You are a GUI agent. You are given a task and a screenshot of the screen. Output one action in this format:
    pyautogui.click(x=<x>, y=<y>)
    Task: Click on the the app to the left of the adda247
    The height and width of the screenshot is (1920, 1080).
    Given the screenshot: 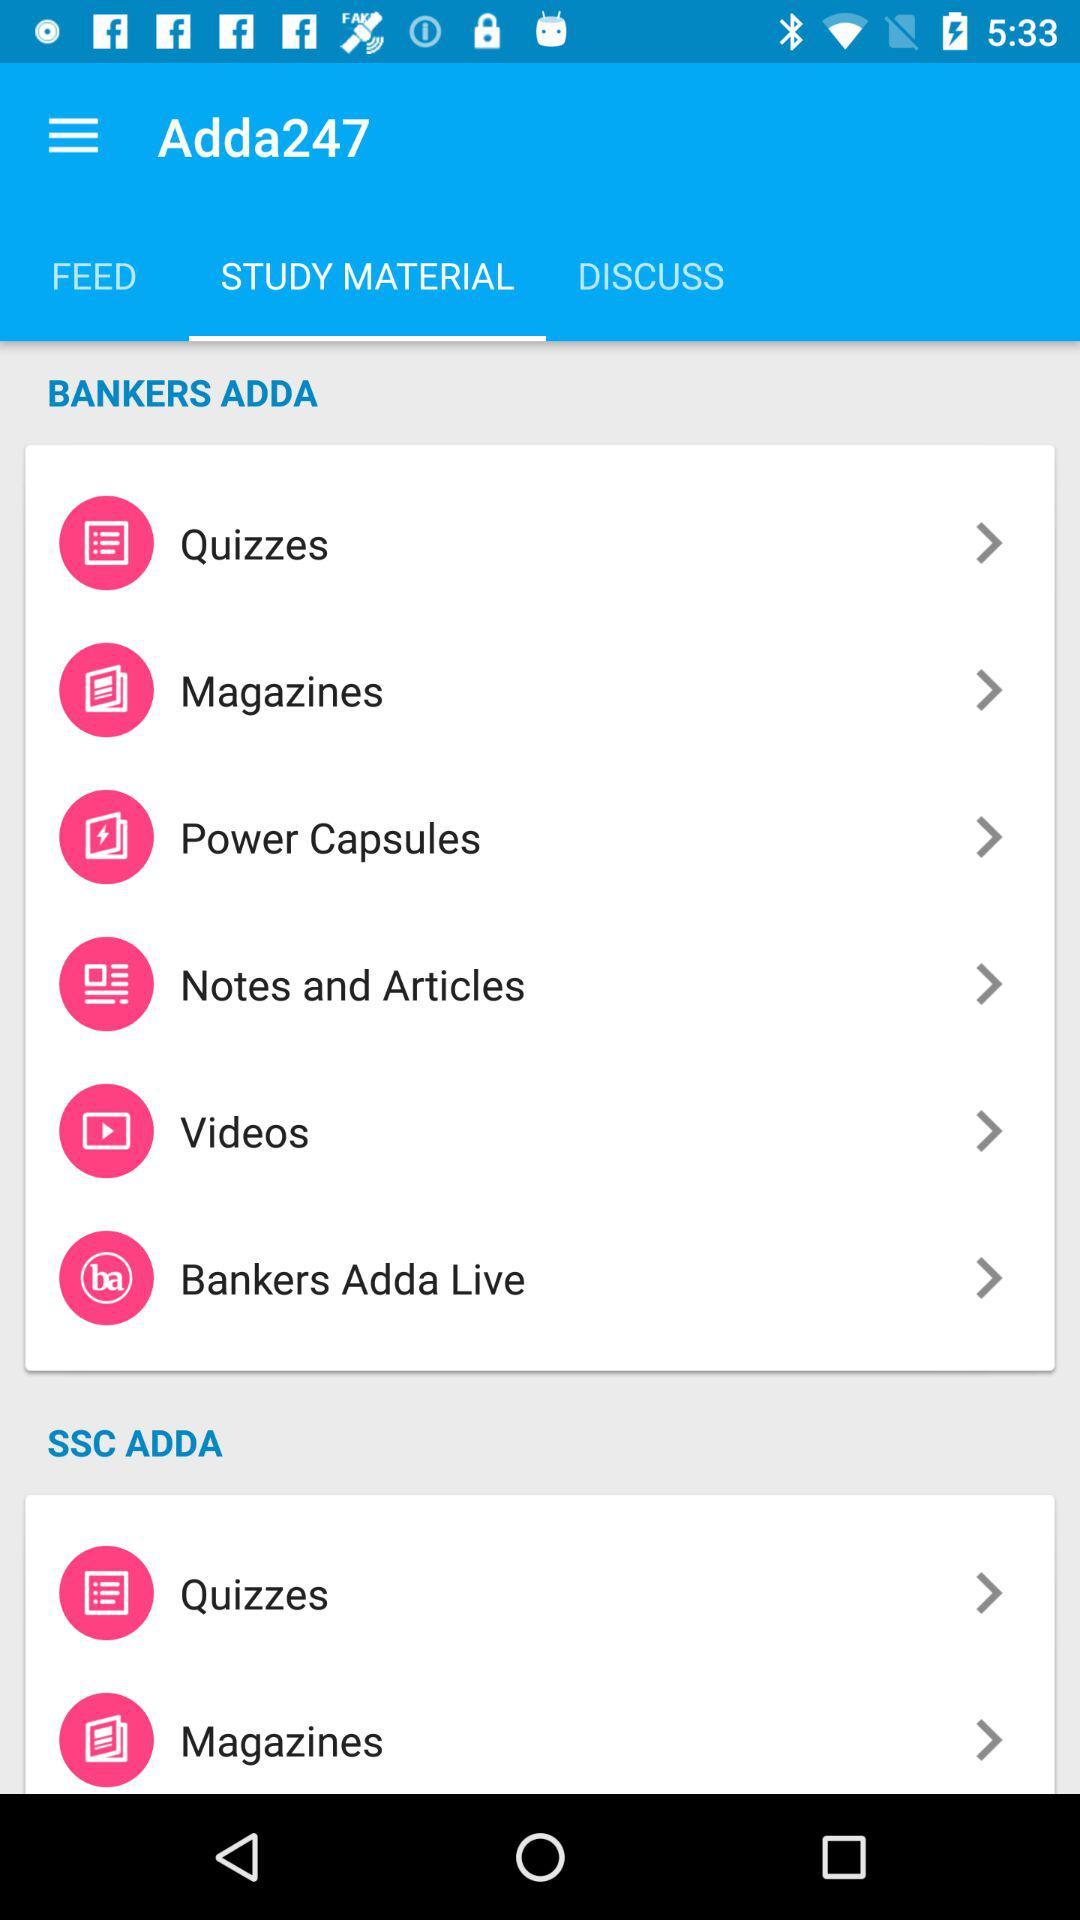 What is the action you would take?
    pyautogui.click(x=72, y=135)
    